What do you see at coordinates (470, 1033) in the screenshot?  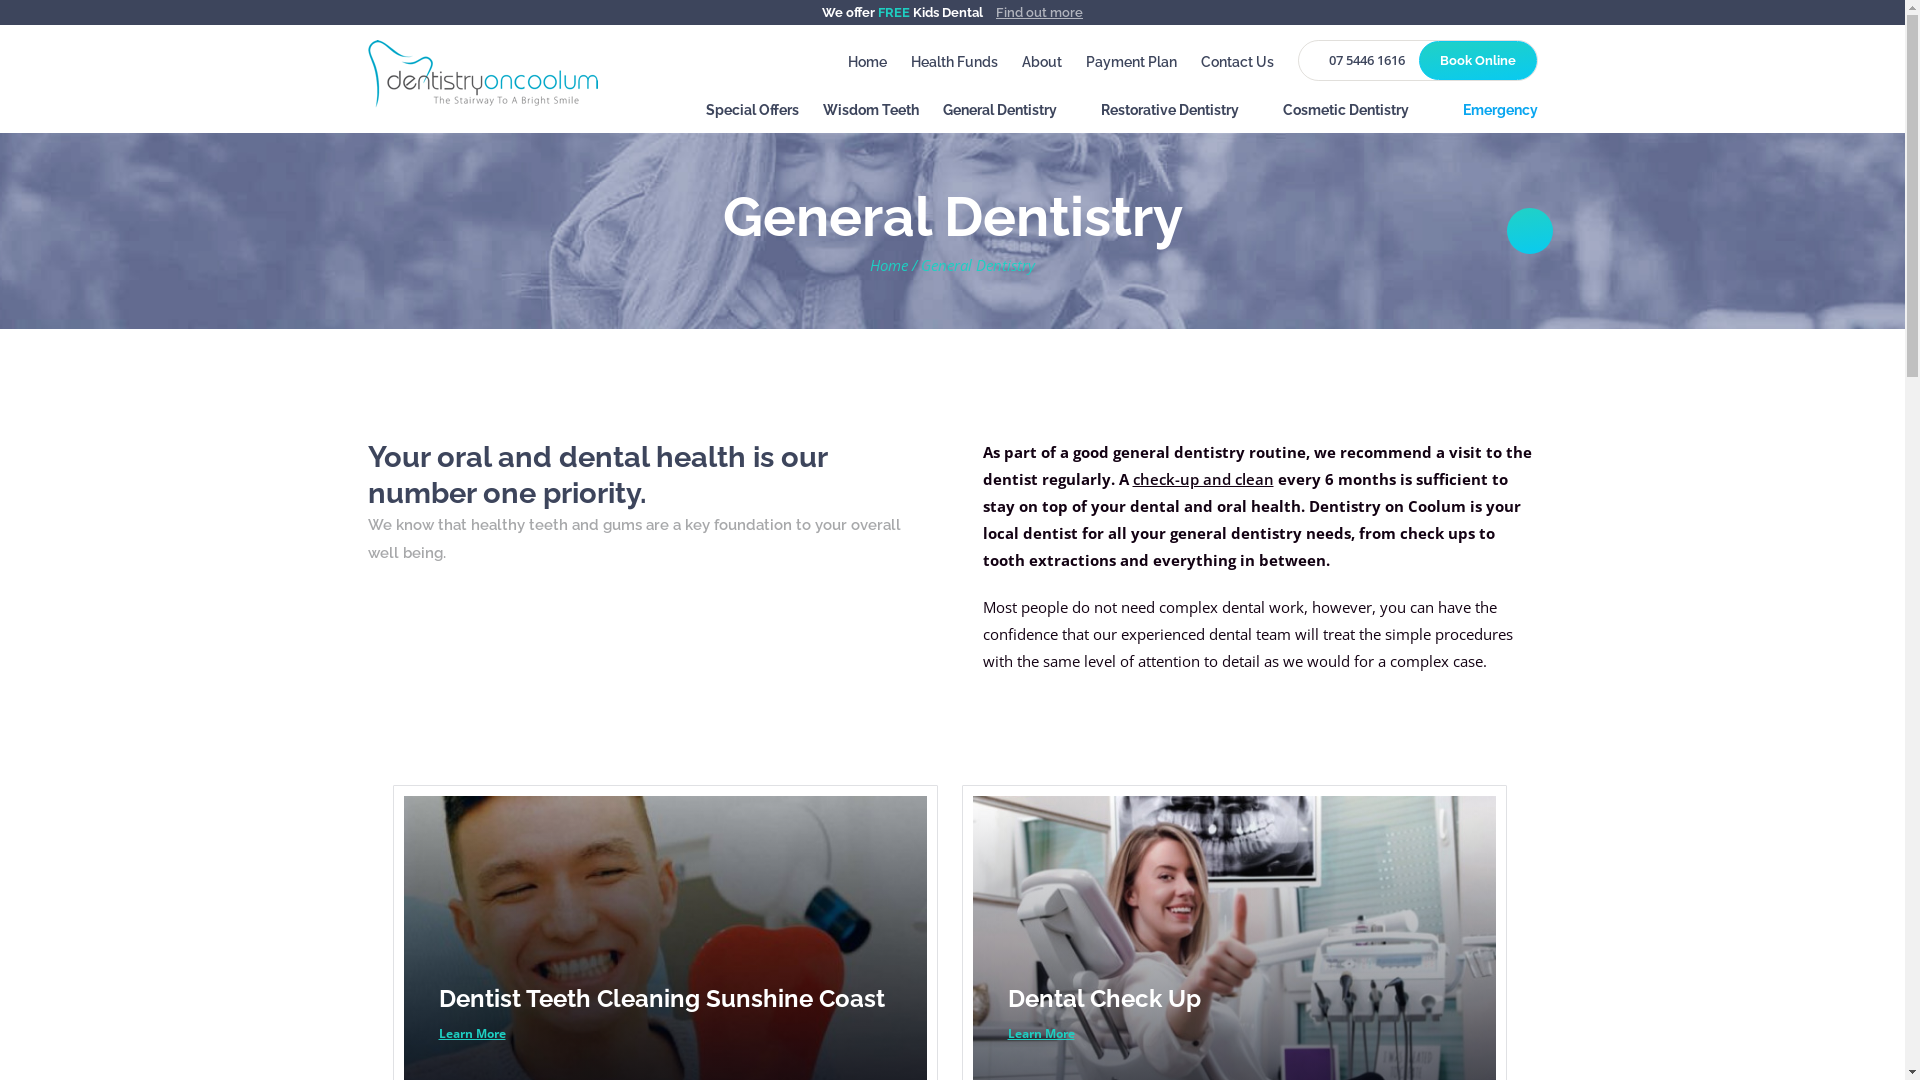 I see `'Learn More'` at bounding box center [470, 1033].